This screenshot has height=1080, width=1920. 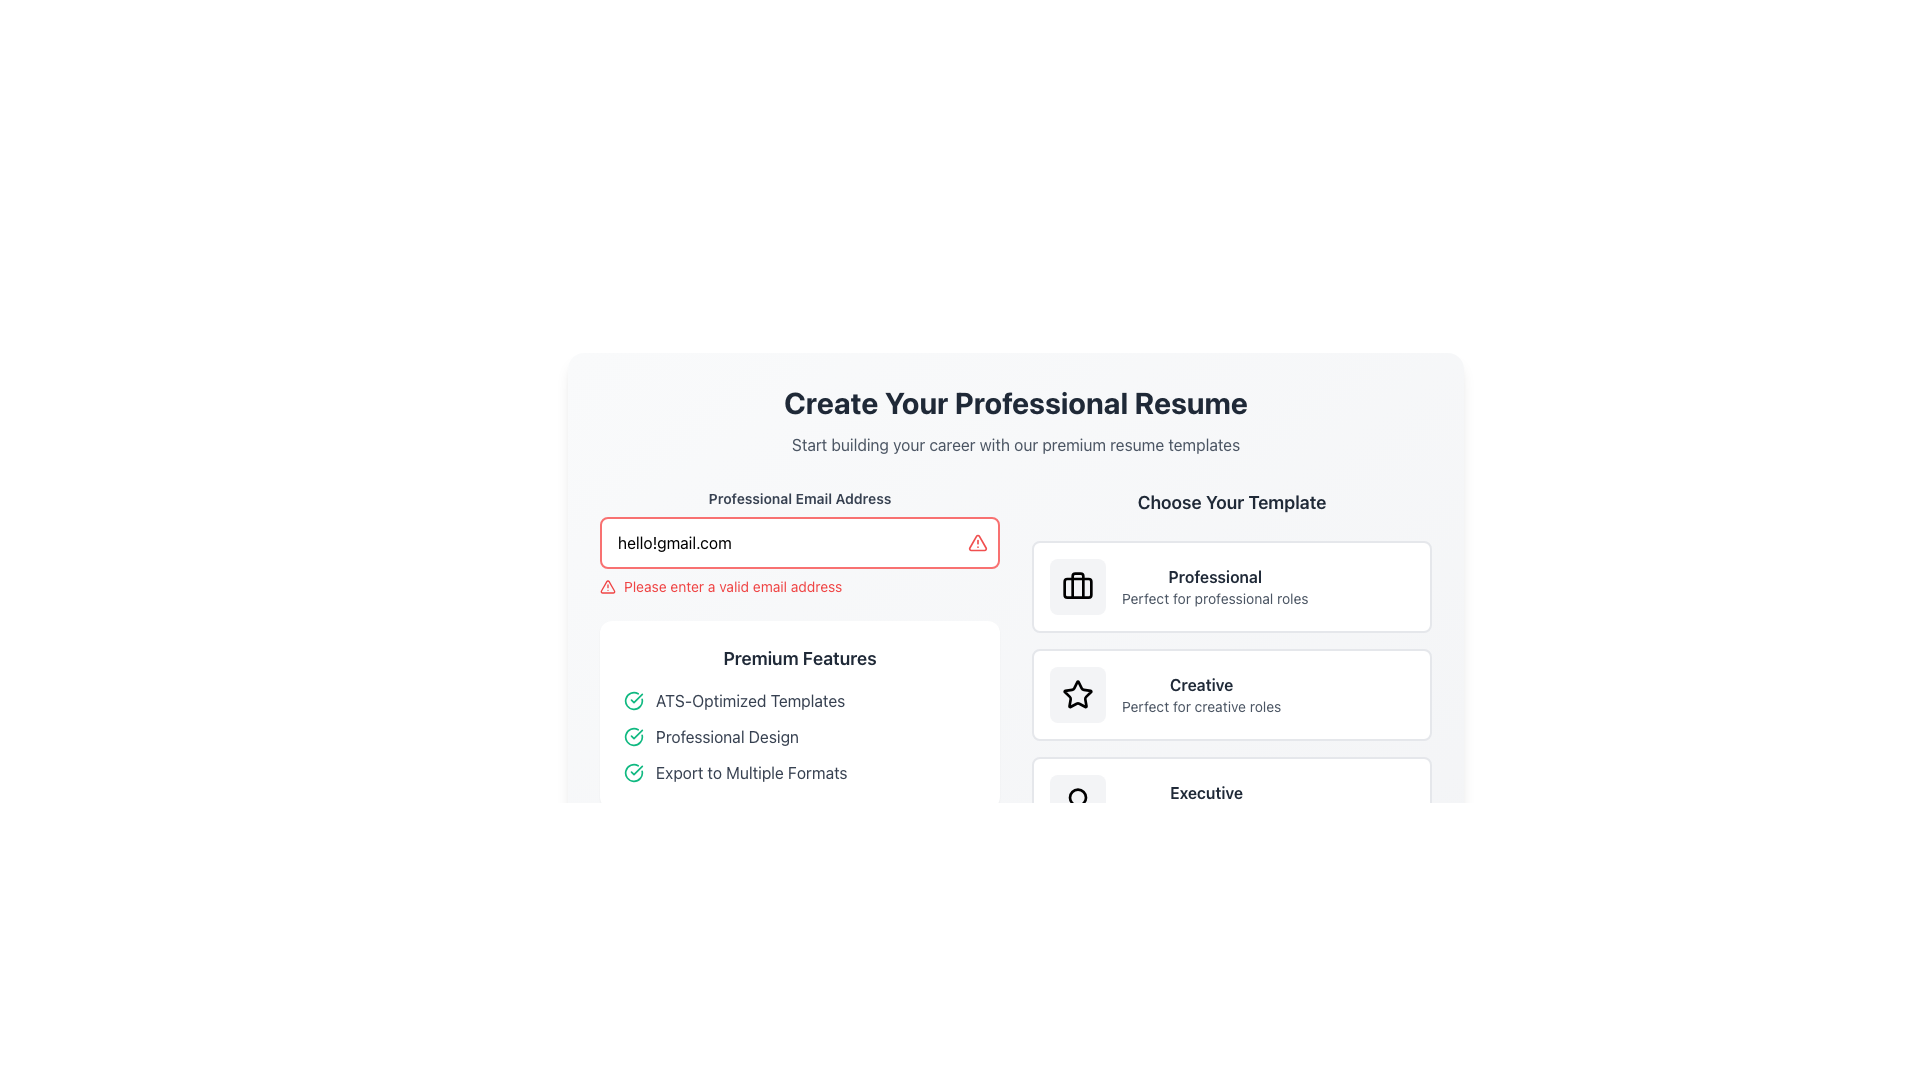 I want to click on the 'Creative' template selectable card option, which is the second option, so click(x=1231, y=668).